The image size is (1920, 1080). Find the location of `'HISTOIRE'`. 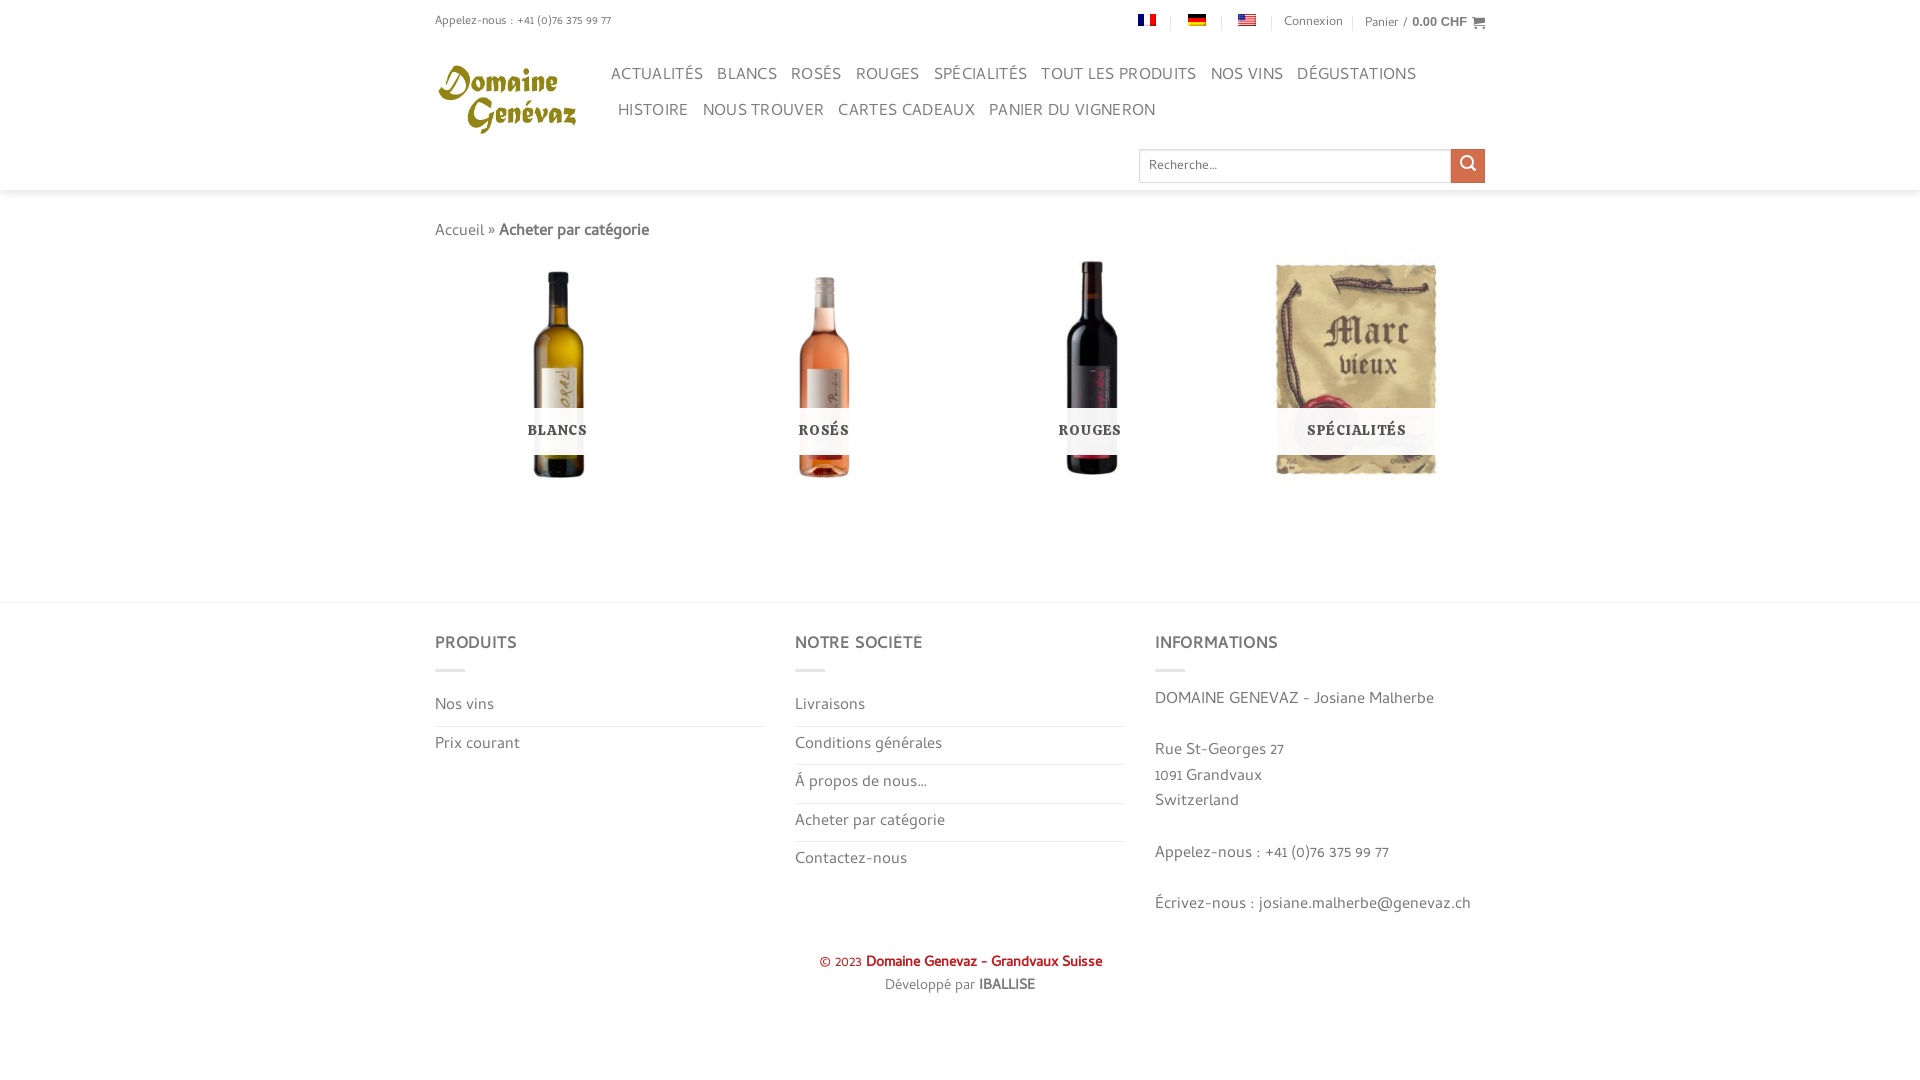

'HISTOIRE' is located at coordinates (653, 111).